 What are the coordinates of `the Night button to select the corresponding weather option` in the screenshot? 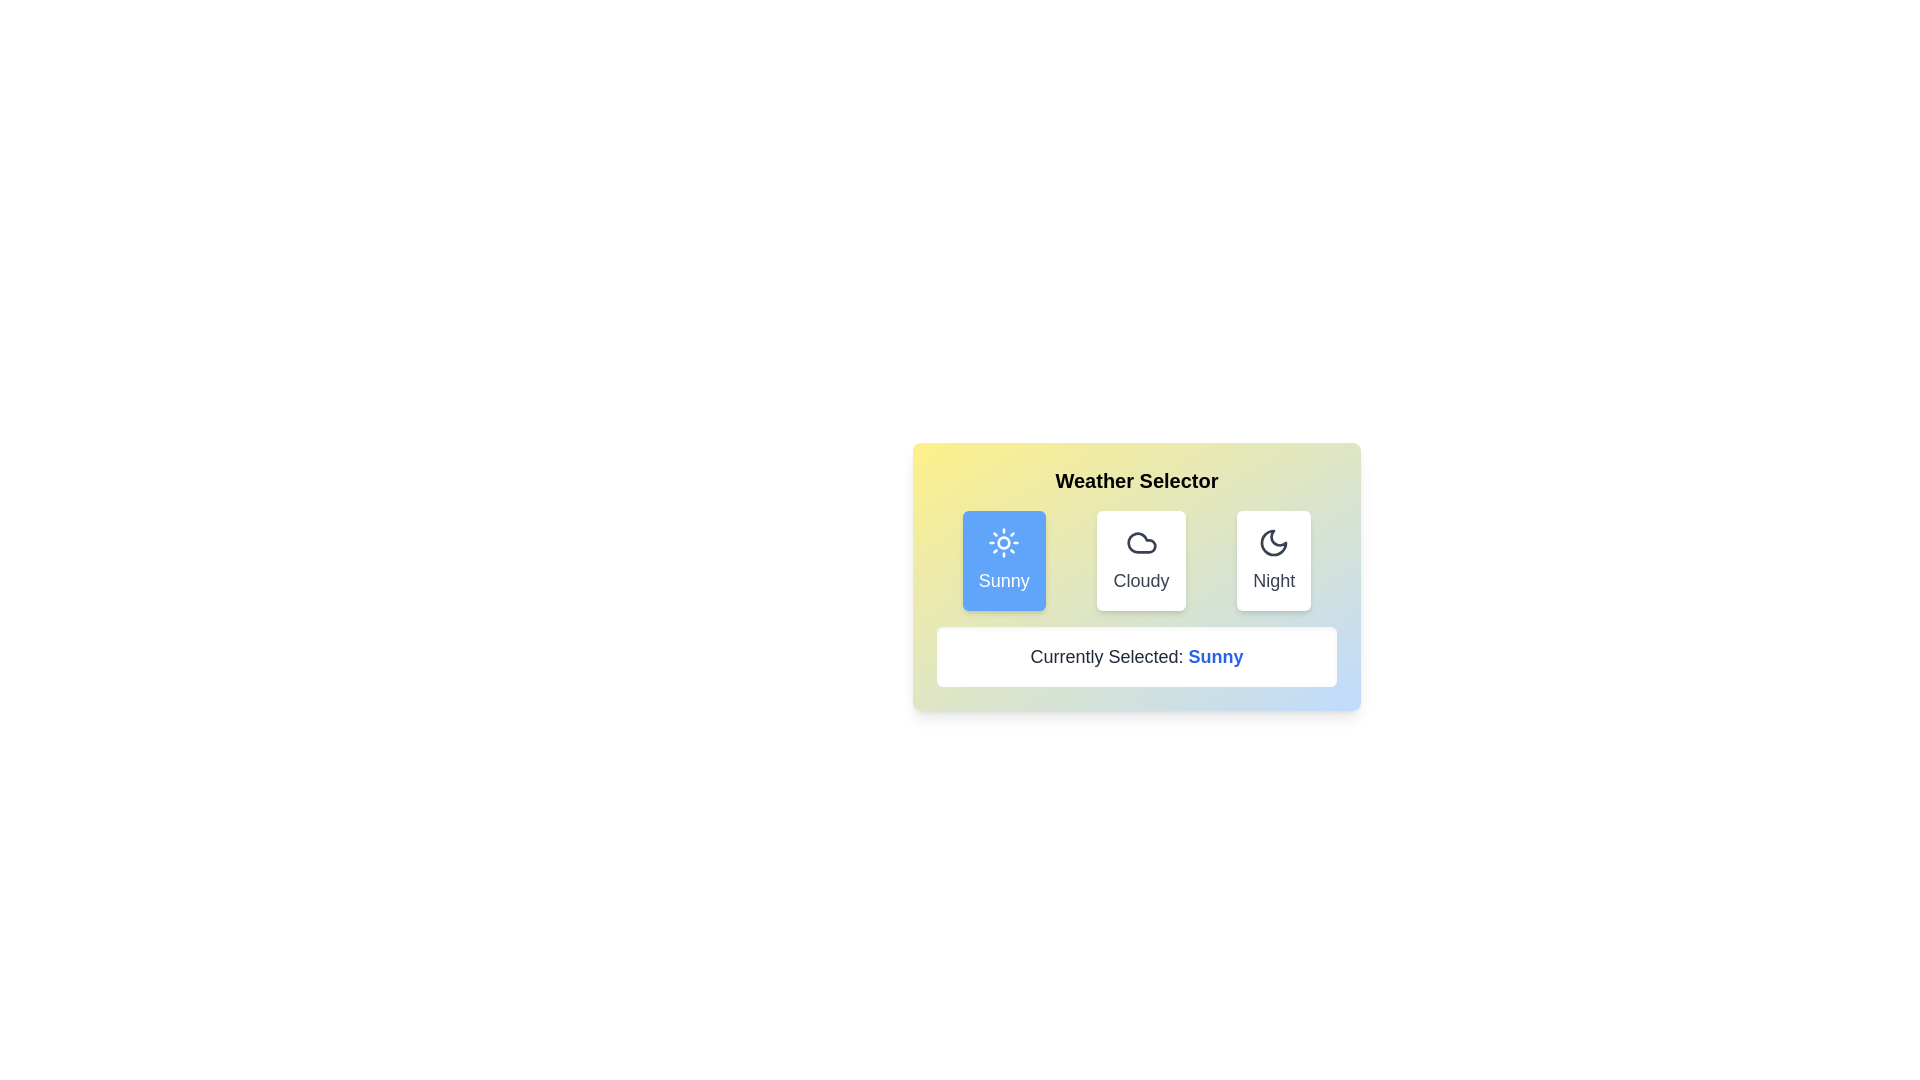 It's located at (1273, 560).